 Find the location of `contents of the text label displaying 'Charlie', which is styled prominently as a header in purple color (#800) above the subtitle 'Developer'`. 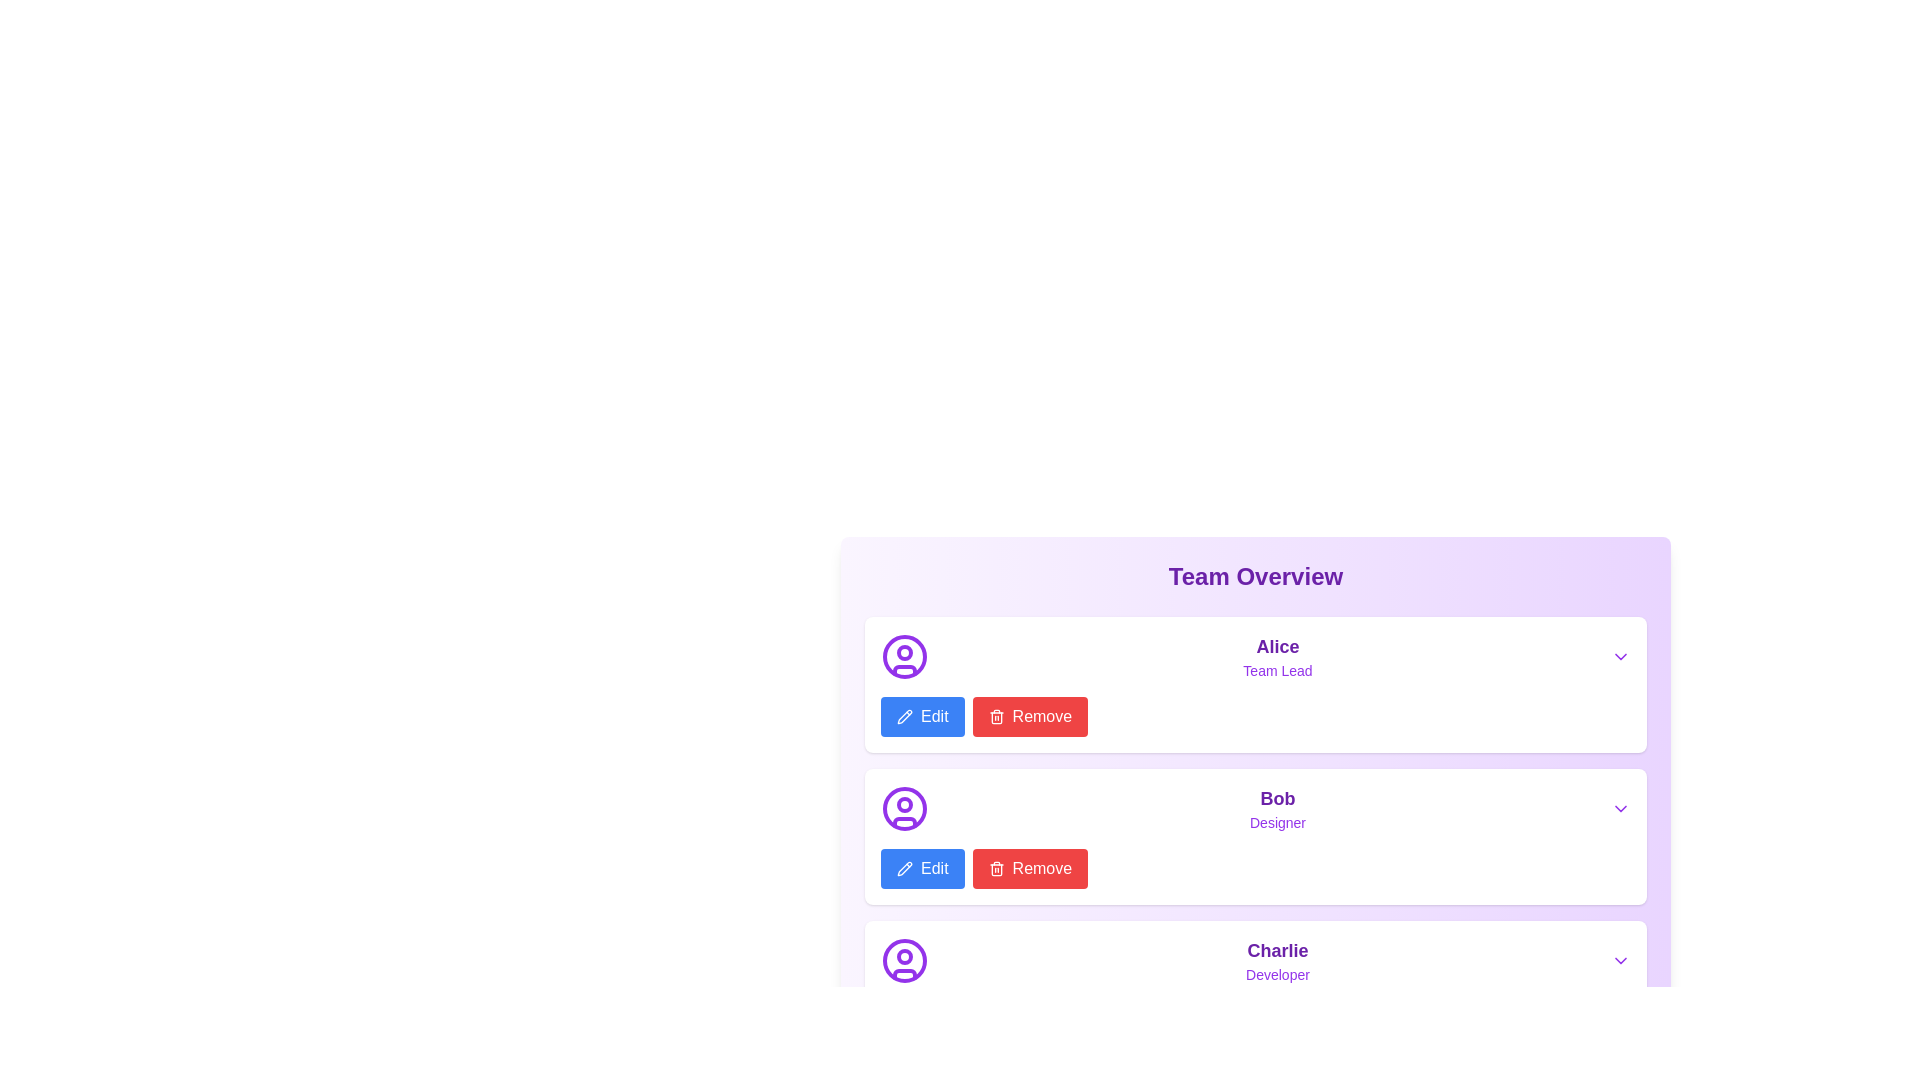

contents of the text label displaying 'Charlie', which is styled prominently as a header in purple color (#800) above the subtitle 'Developer' is located at coordinates (1276, 950).